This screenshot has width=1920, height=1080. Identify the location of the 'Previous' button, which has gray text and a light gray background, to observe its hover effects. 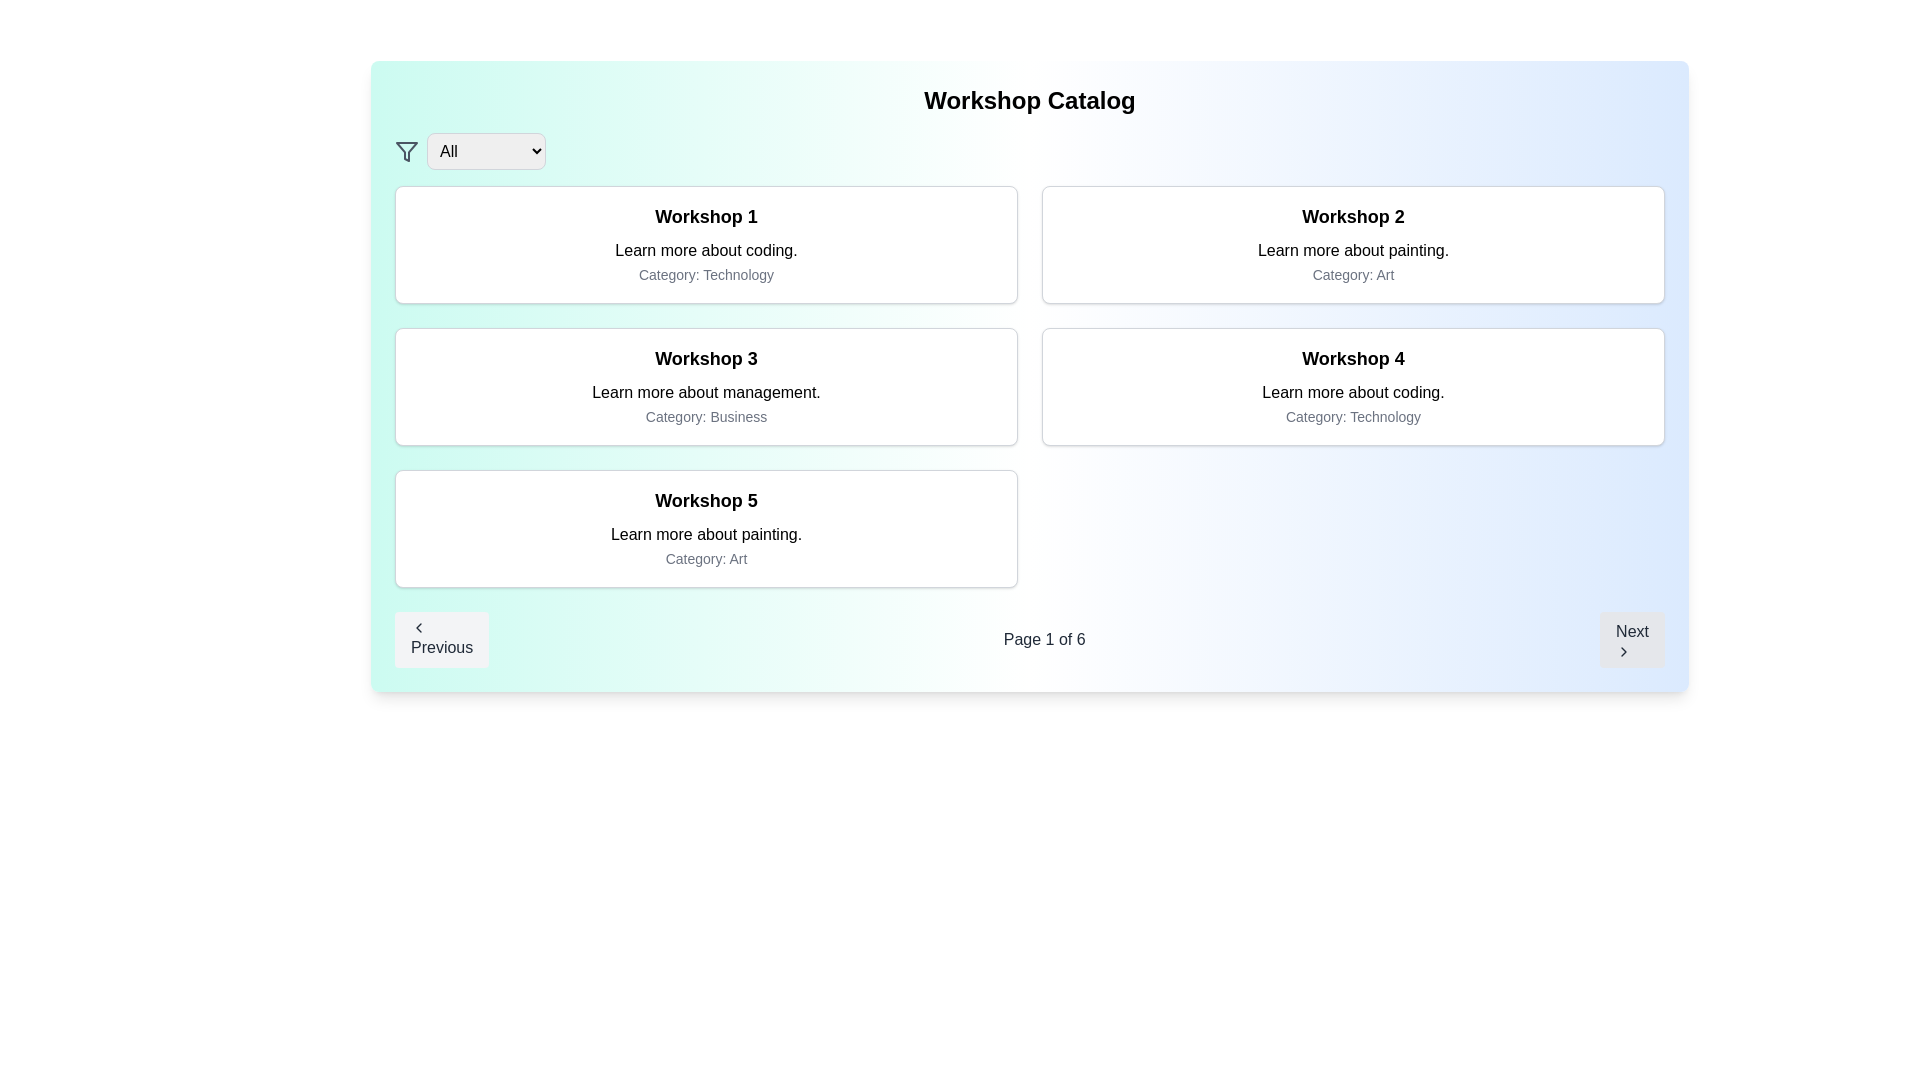
(441, 640).